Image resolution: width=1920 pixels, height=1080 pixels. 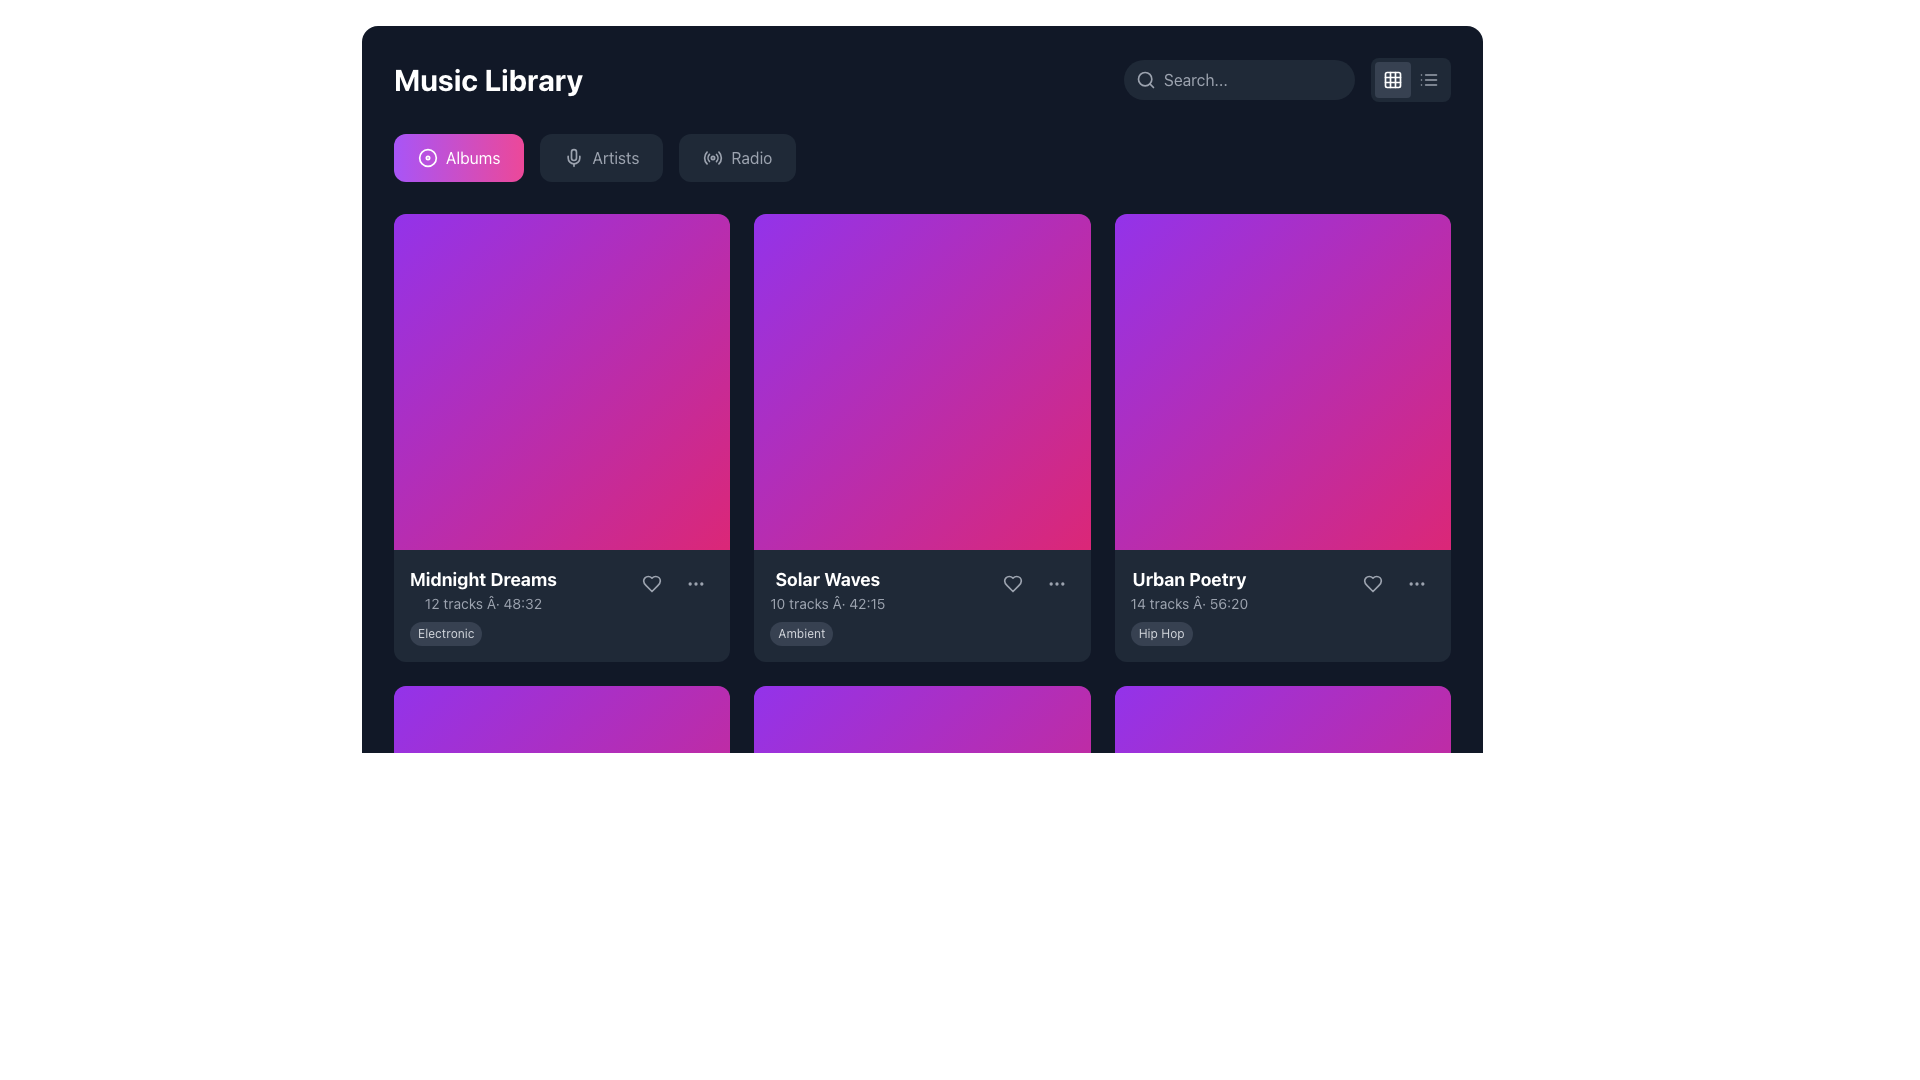 I want to click on album details displayed on the text label located beneath the 'Urban Poetry' title text within the third card in the top row of the album grid, so click(x=1189, y=603).